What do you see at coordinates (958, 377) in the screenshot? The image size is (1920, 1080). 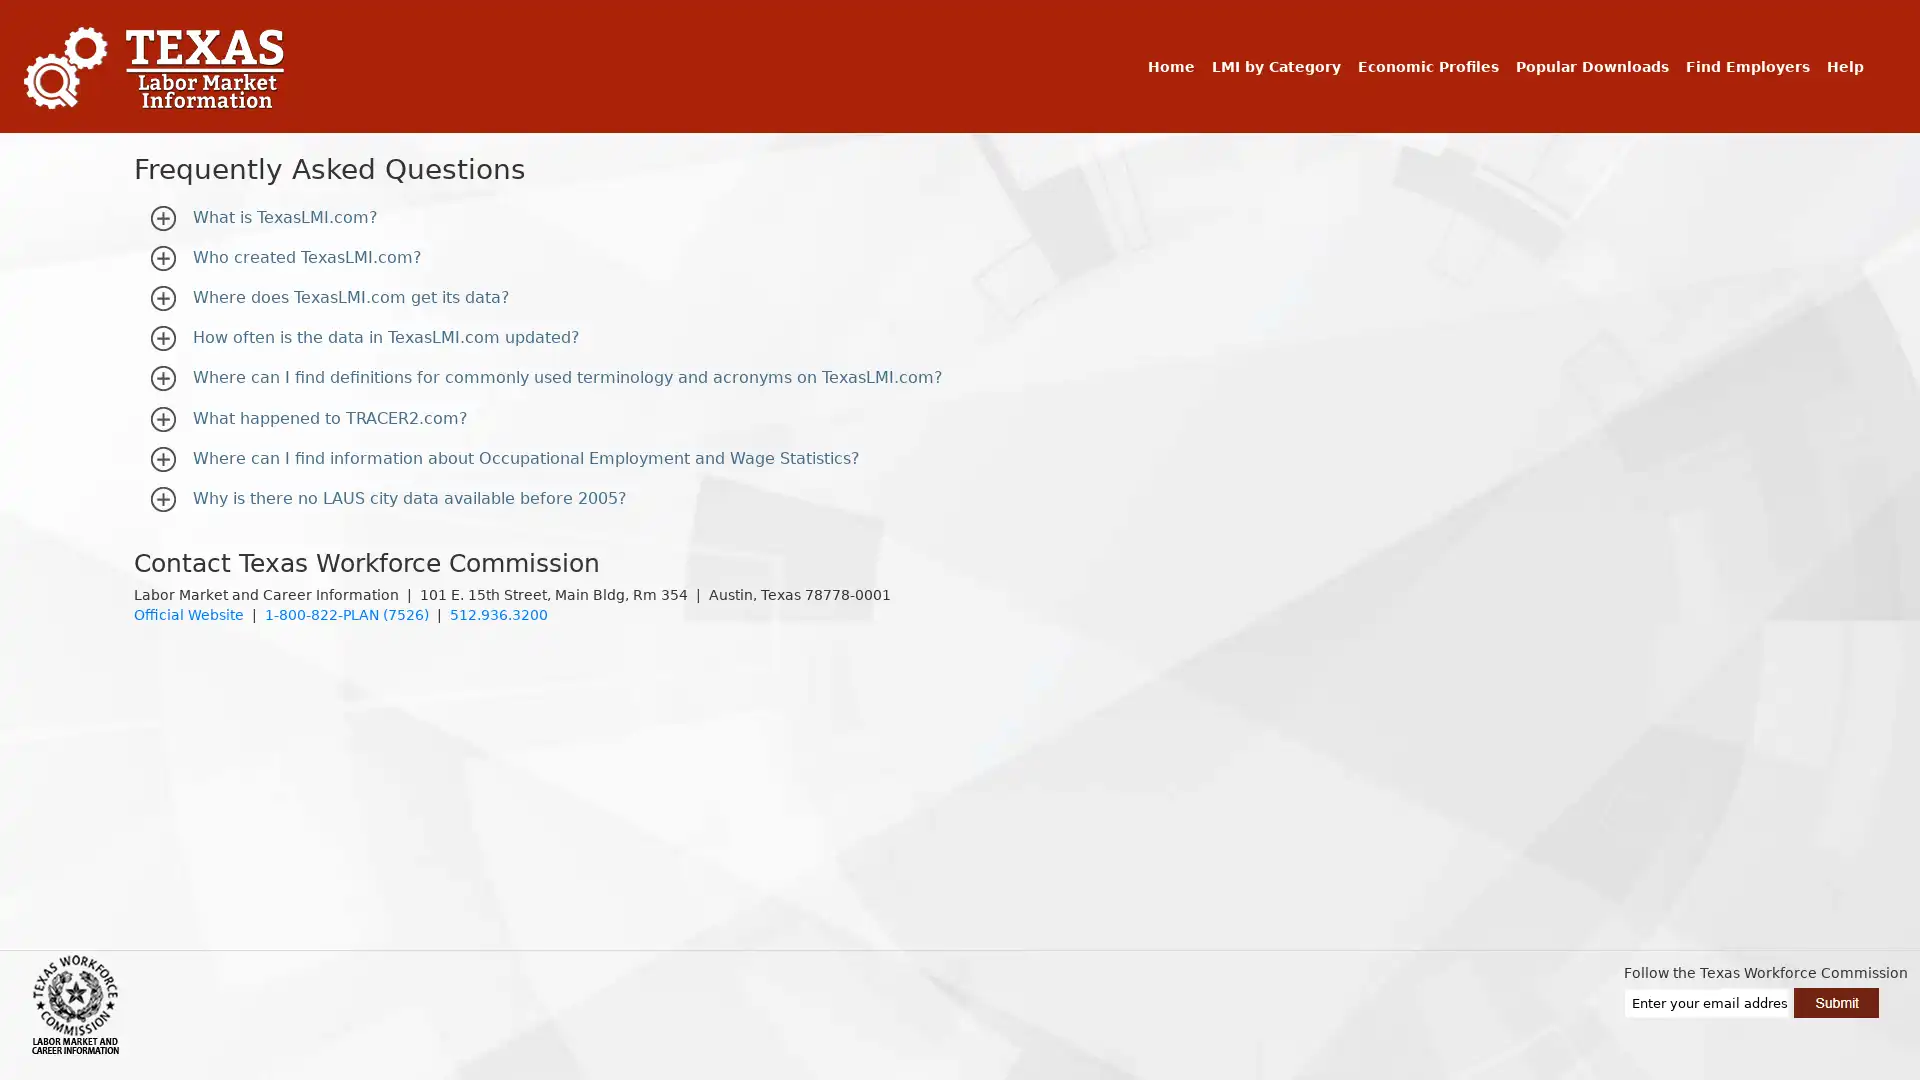 I see `Where can I find definitions for commonly used terminology and acronyms on TexasLMI.com?` at bounding box center [958, 377].